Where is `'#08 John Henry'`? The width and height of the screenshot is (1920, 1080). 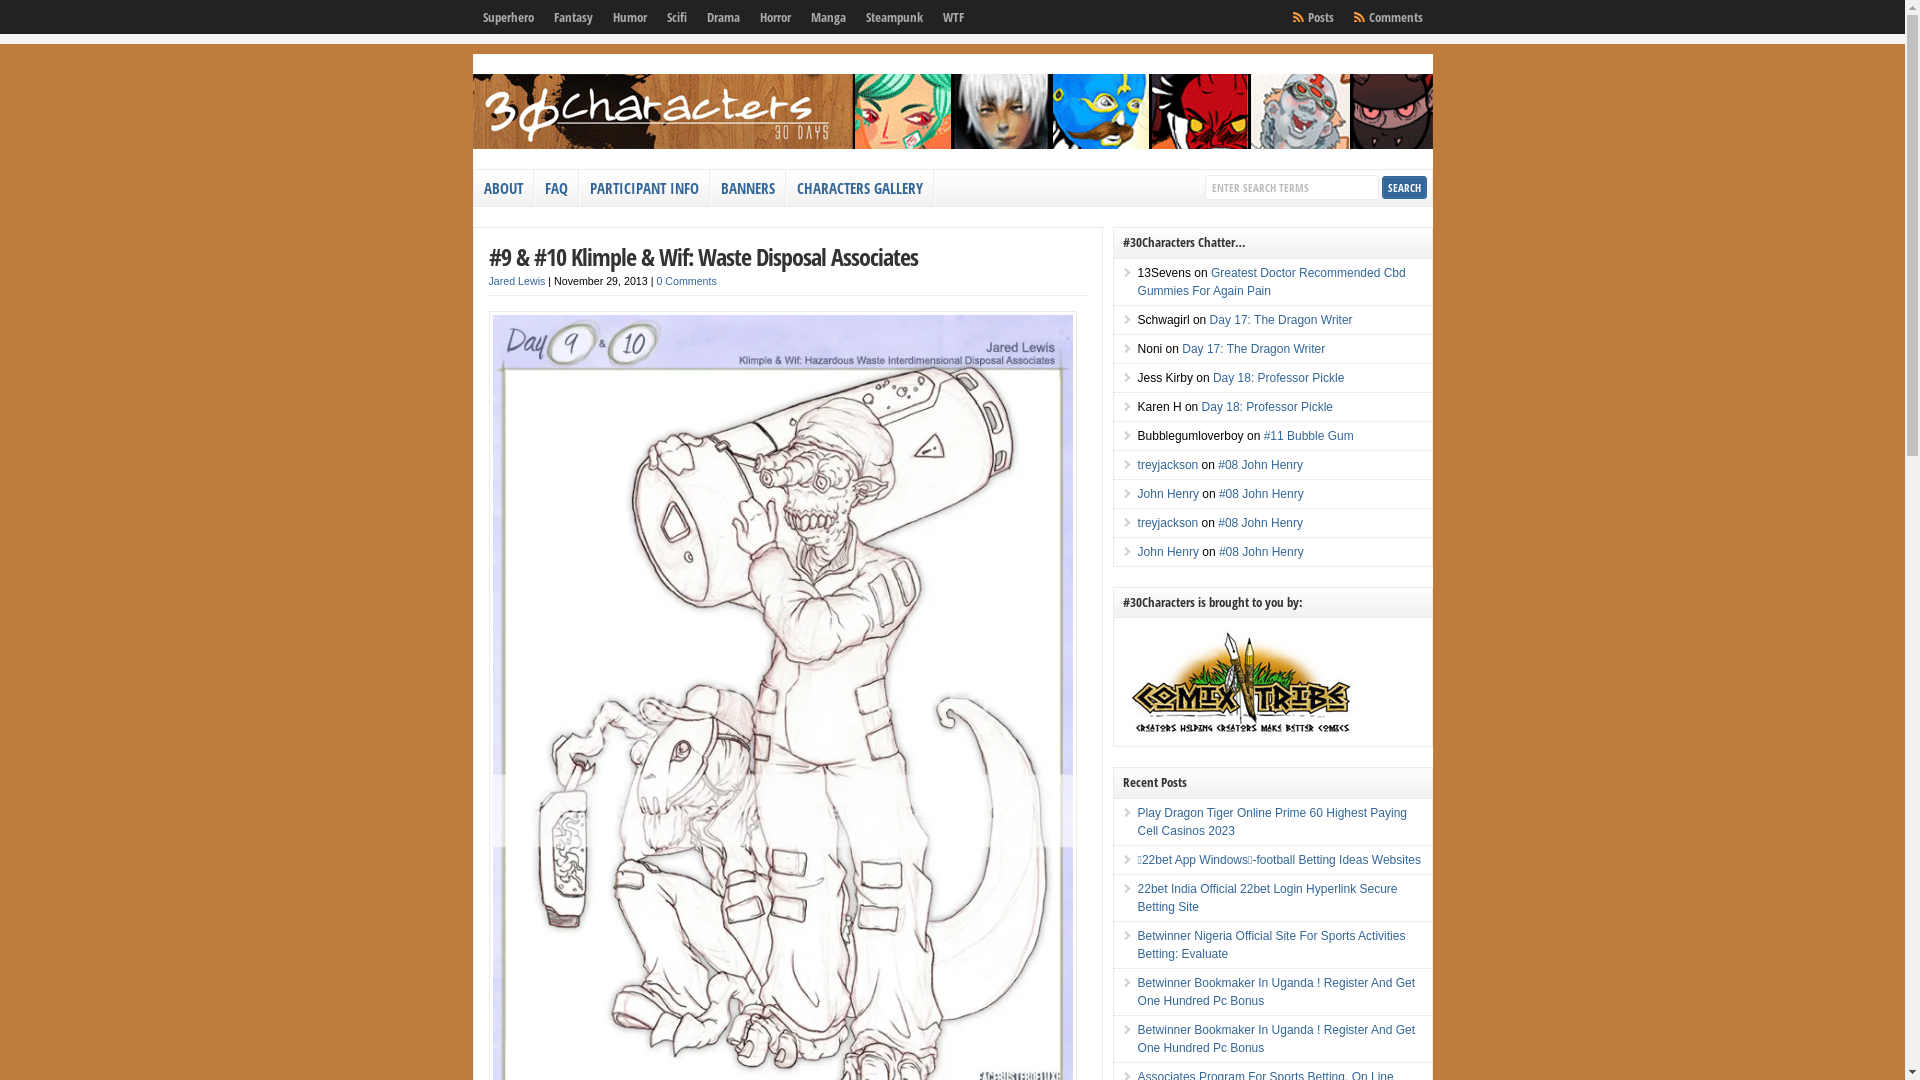
'#08 John Henry' is located at coordinates (1259, 465).